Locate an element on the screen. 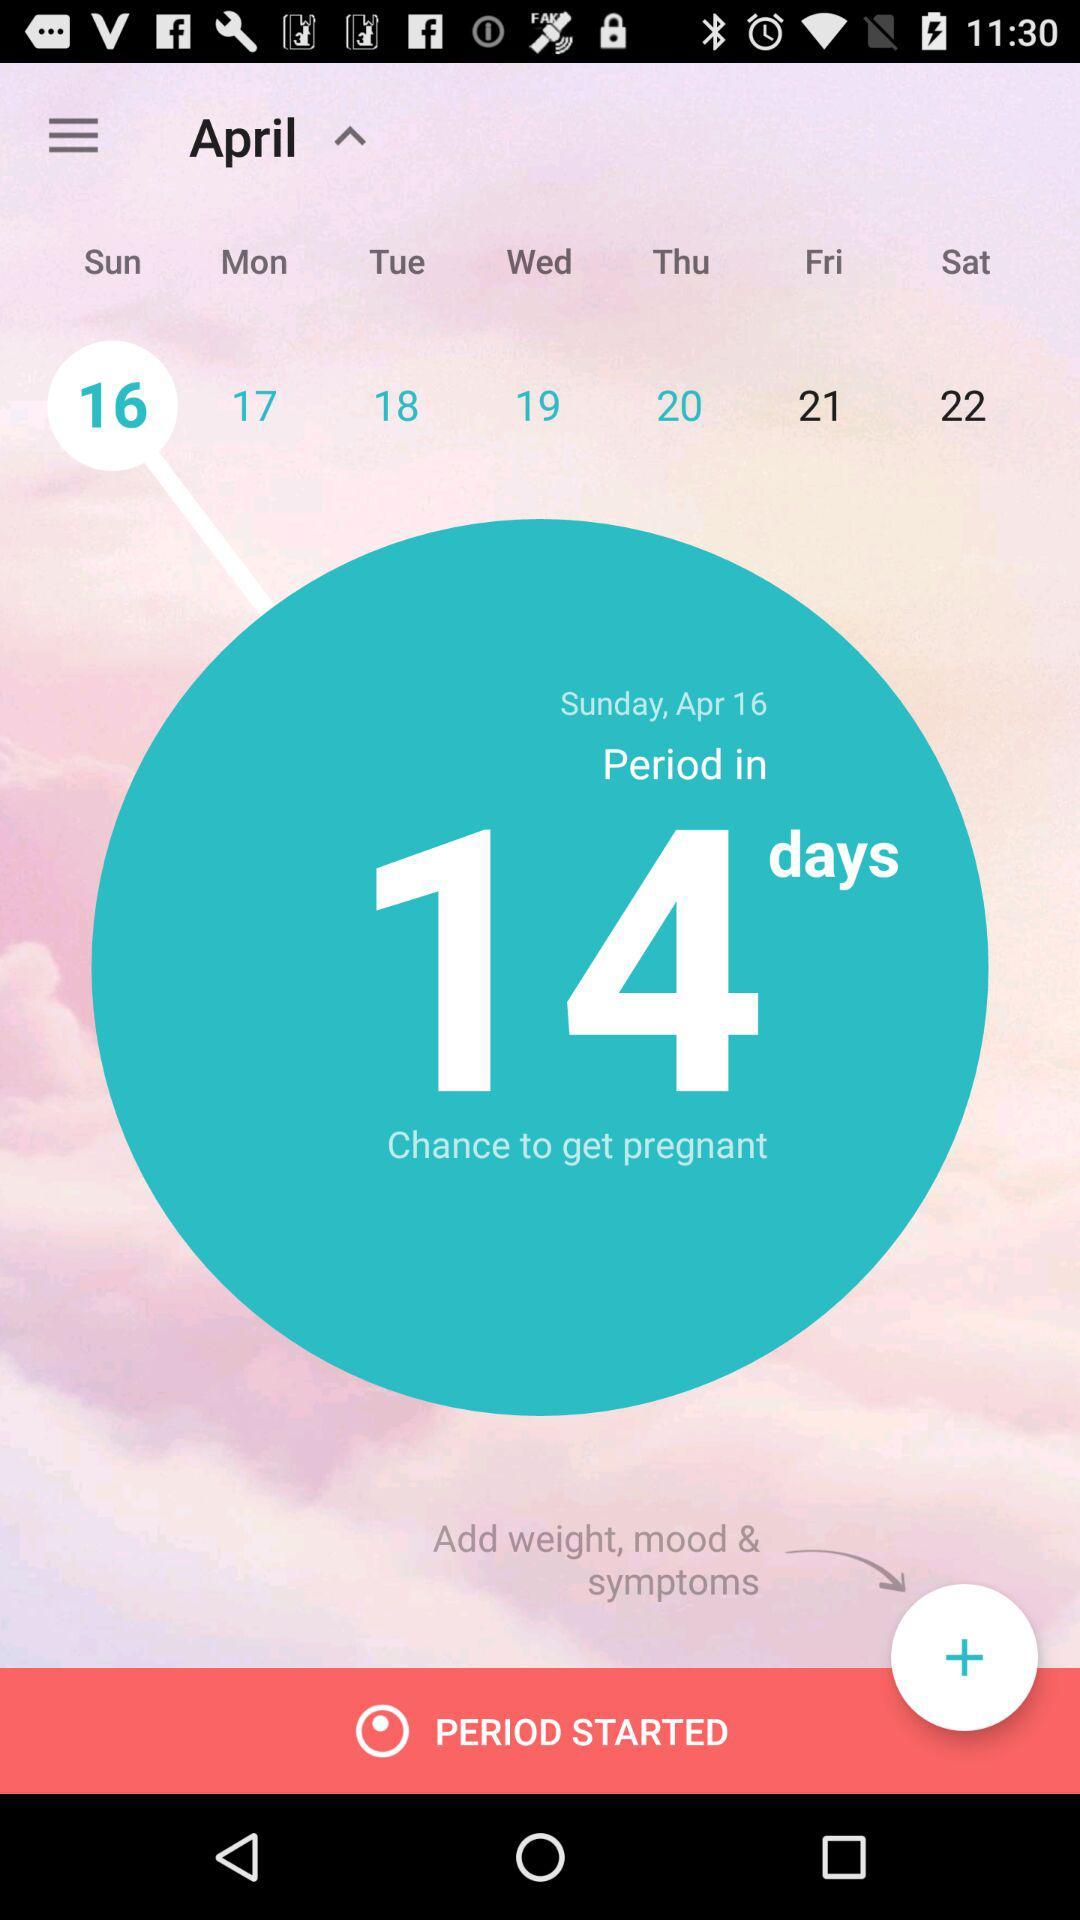  the add icon is located at coordinates (963, 1773).